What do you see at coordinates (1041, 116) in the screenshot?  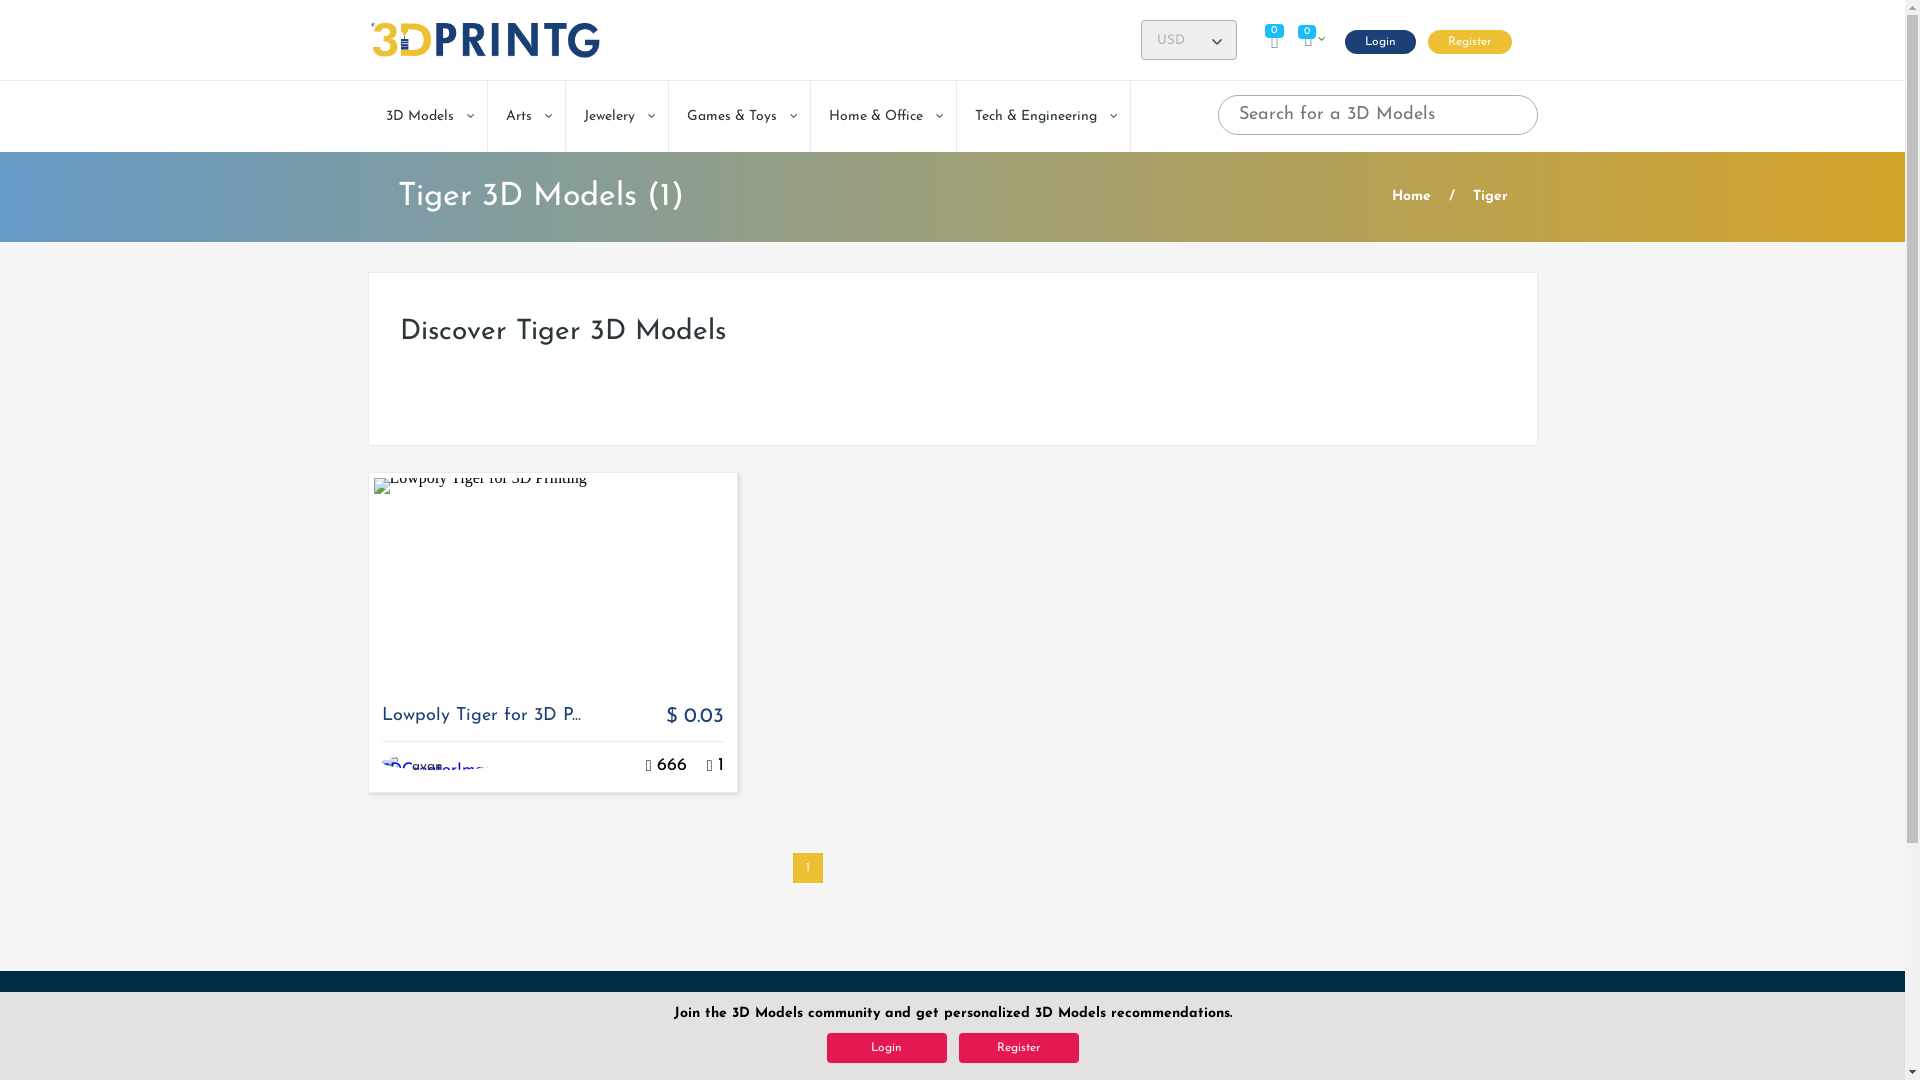 I see `'Tech & Engineering'` at bounding box center [1041, 116].